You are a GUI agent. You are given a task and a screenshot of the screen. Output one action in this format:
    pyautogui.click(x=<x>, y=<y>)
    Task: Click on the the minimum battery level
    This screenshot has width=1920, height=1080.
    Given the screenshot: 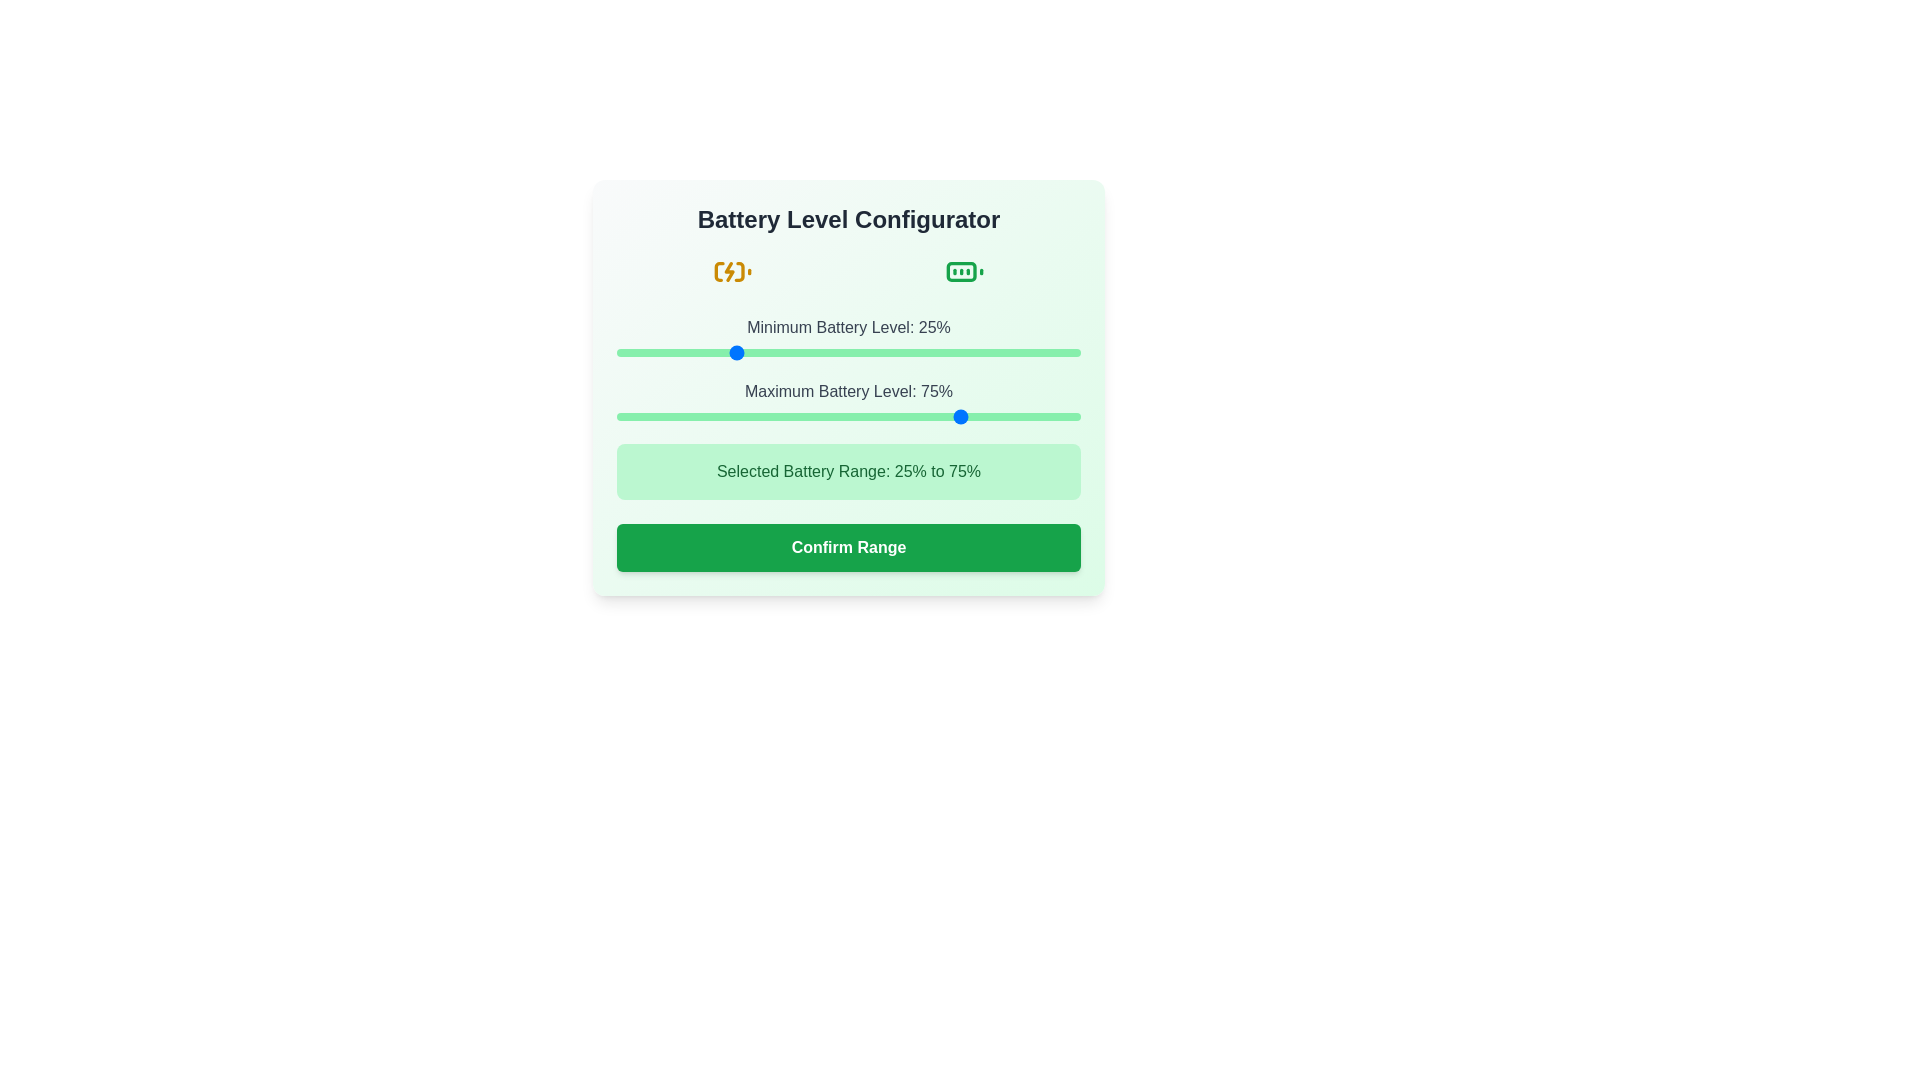 What is the action you would take?
    pyautogui.click(x=695, y=352)
    